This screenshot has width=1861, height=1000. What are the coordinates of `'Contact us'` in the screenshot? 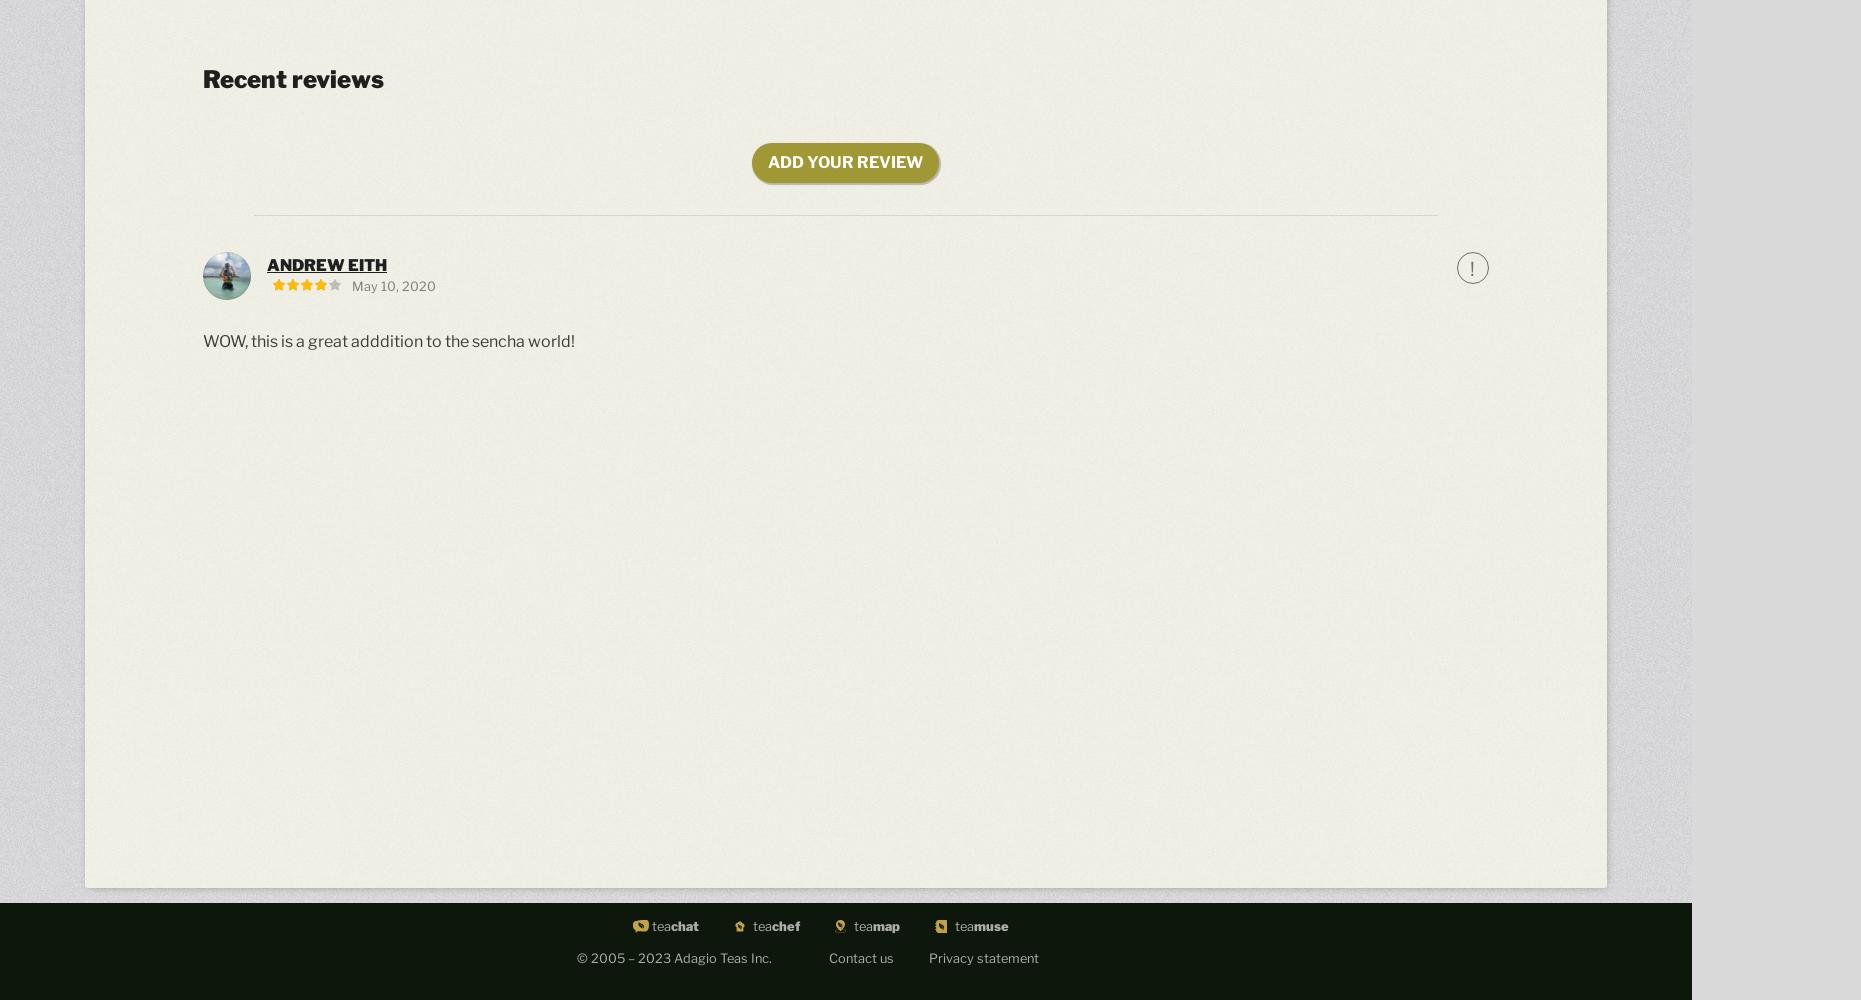 It's located at (860, 957).